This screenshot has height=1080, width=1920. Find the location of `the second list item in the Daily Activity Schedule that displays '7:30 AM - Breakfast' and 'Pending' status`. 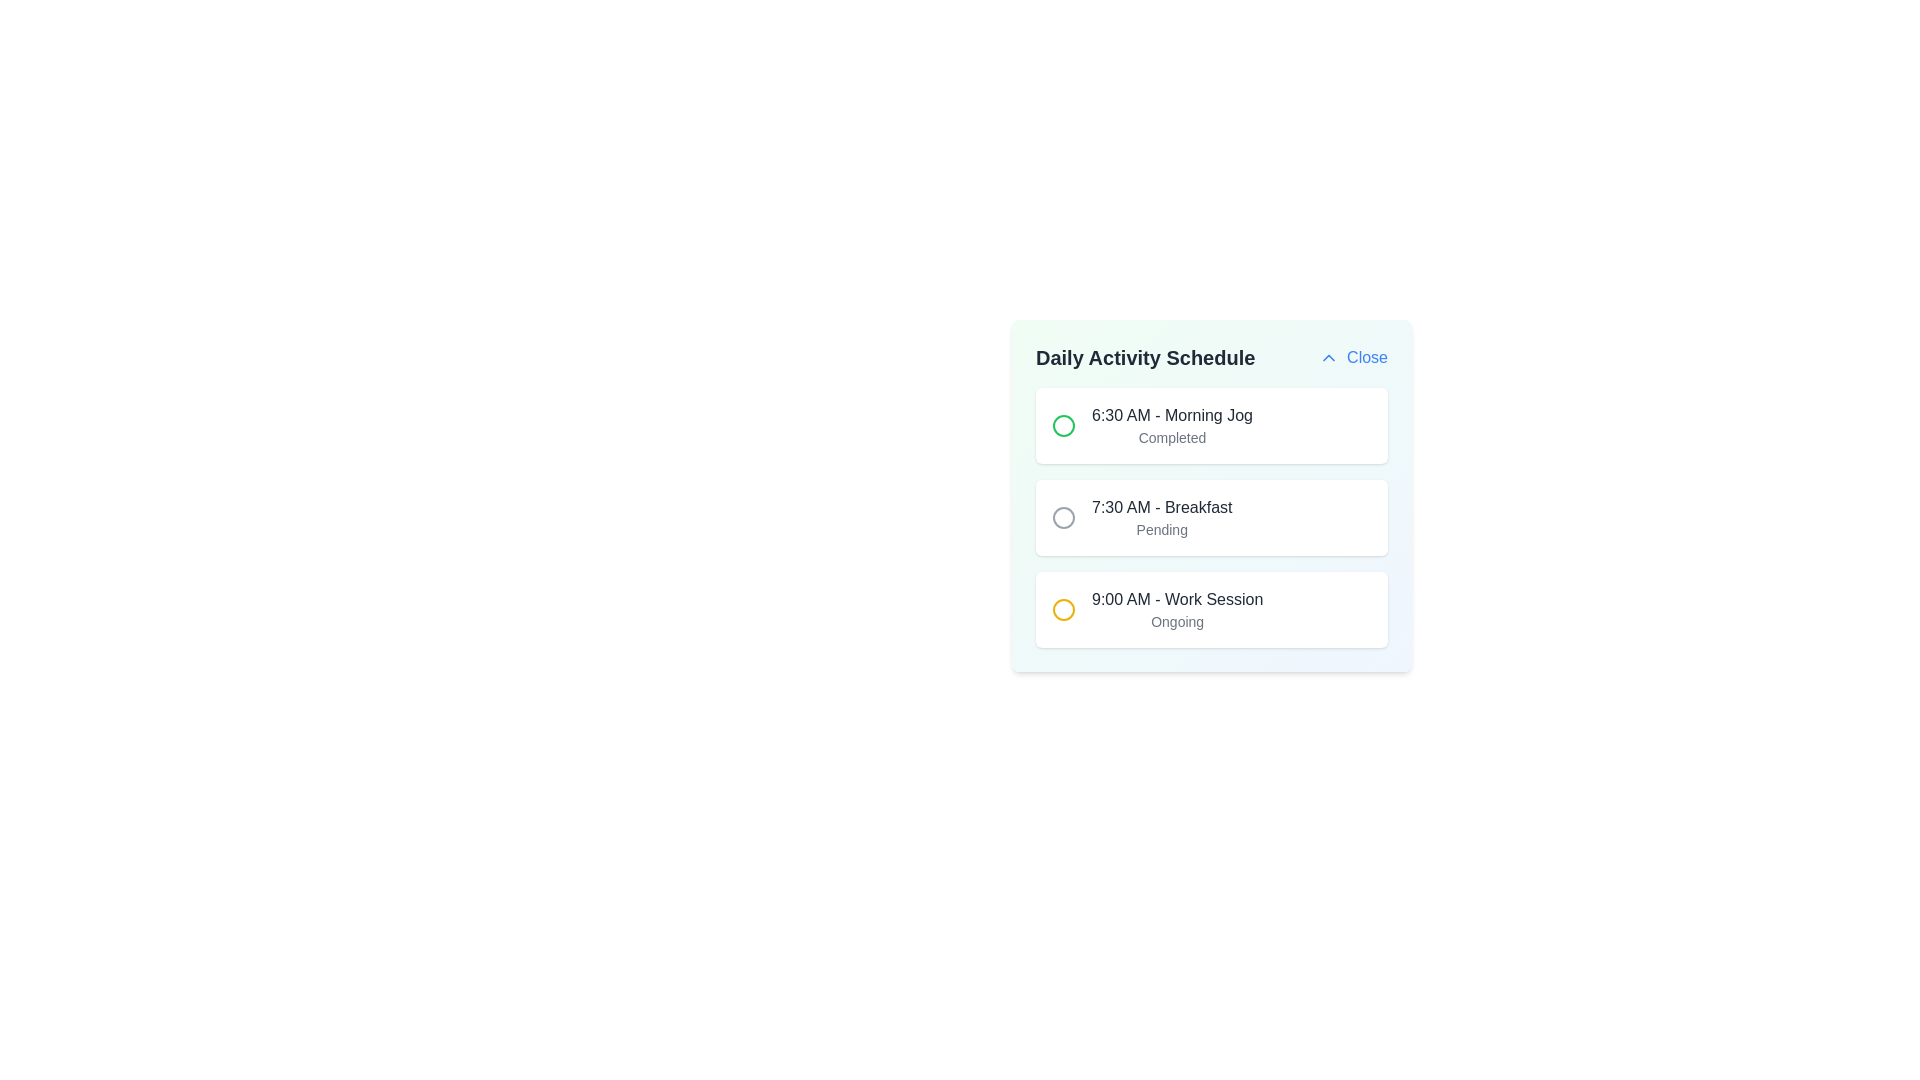

the second list item in the Daily Activity Schedule that displays '7:30 AM - Breakfast' and 'Pending' status is located at coordinates (1210, 516).